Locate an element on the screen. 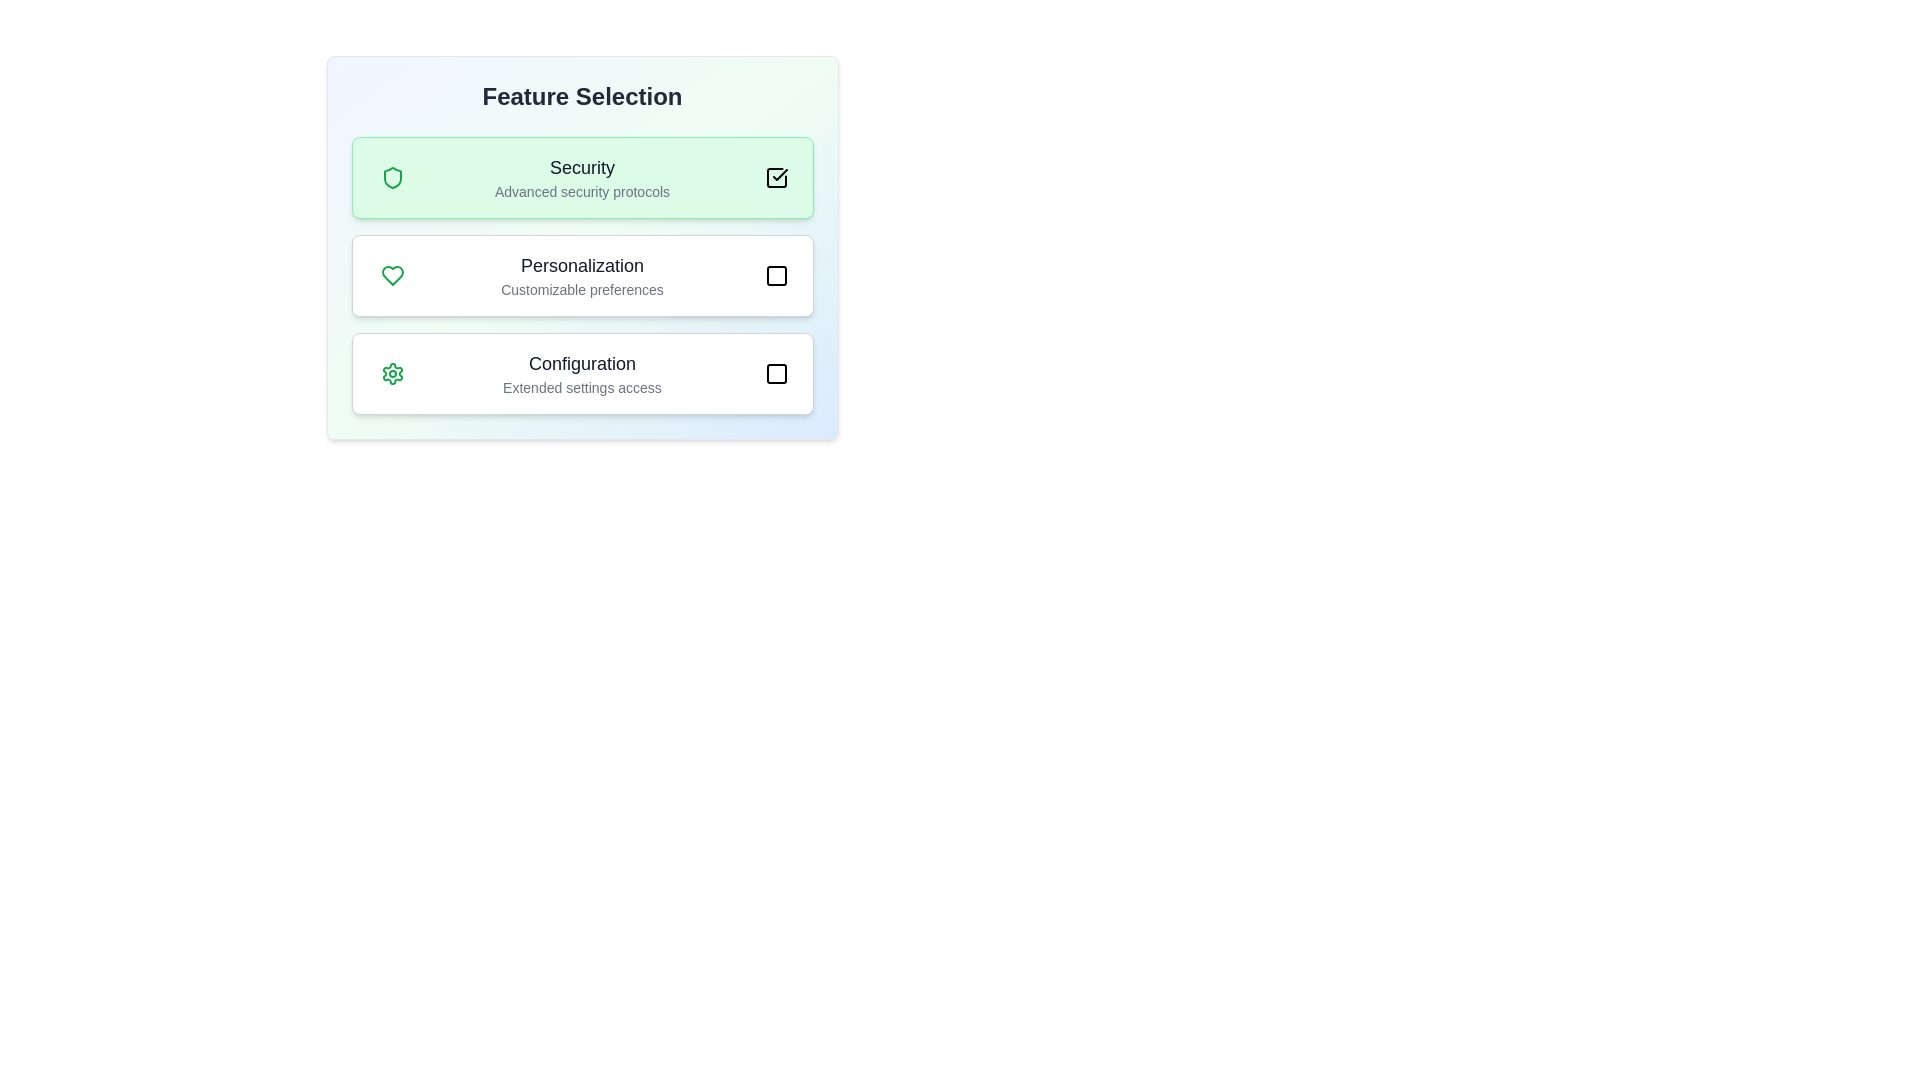 Image resolution: width=1920 pixels, height=1080 pixels. the static informational block representing a feature selection option located under 'Feature Selection', positioned between 'Security' and 'Configuration' is located at coordinates (581, 246).